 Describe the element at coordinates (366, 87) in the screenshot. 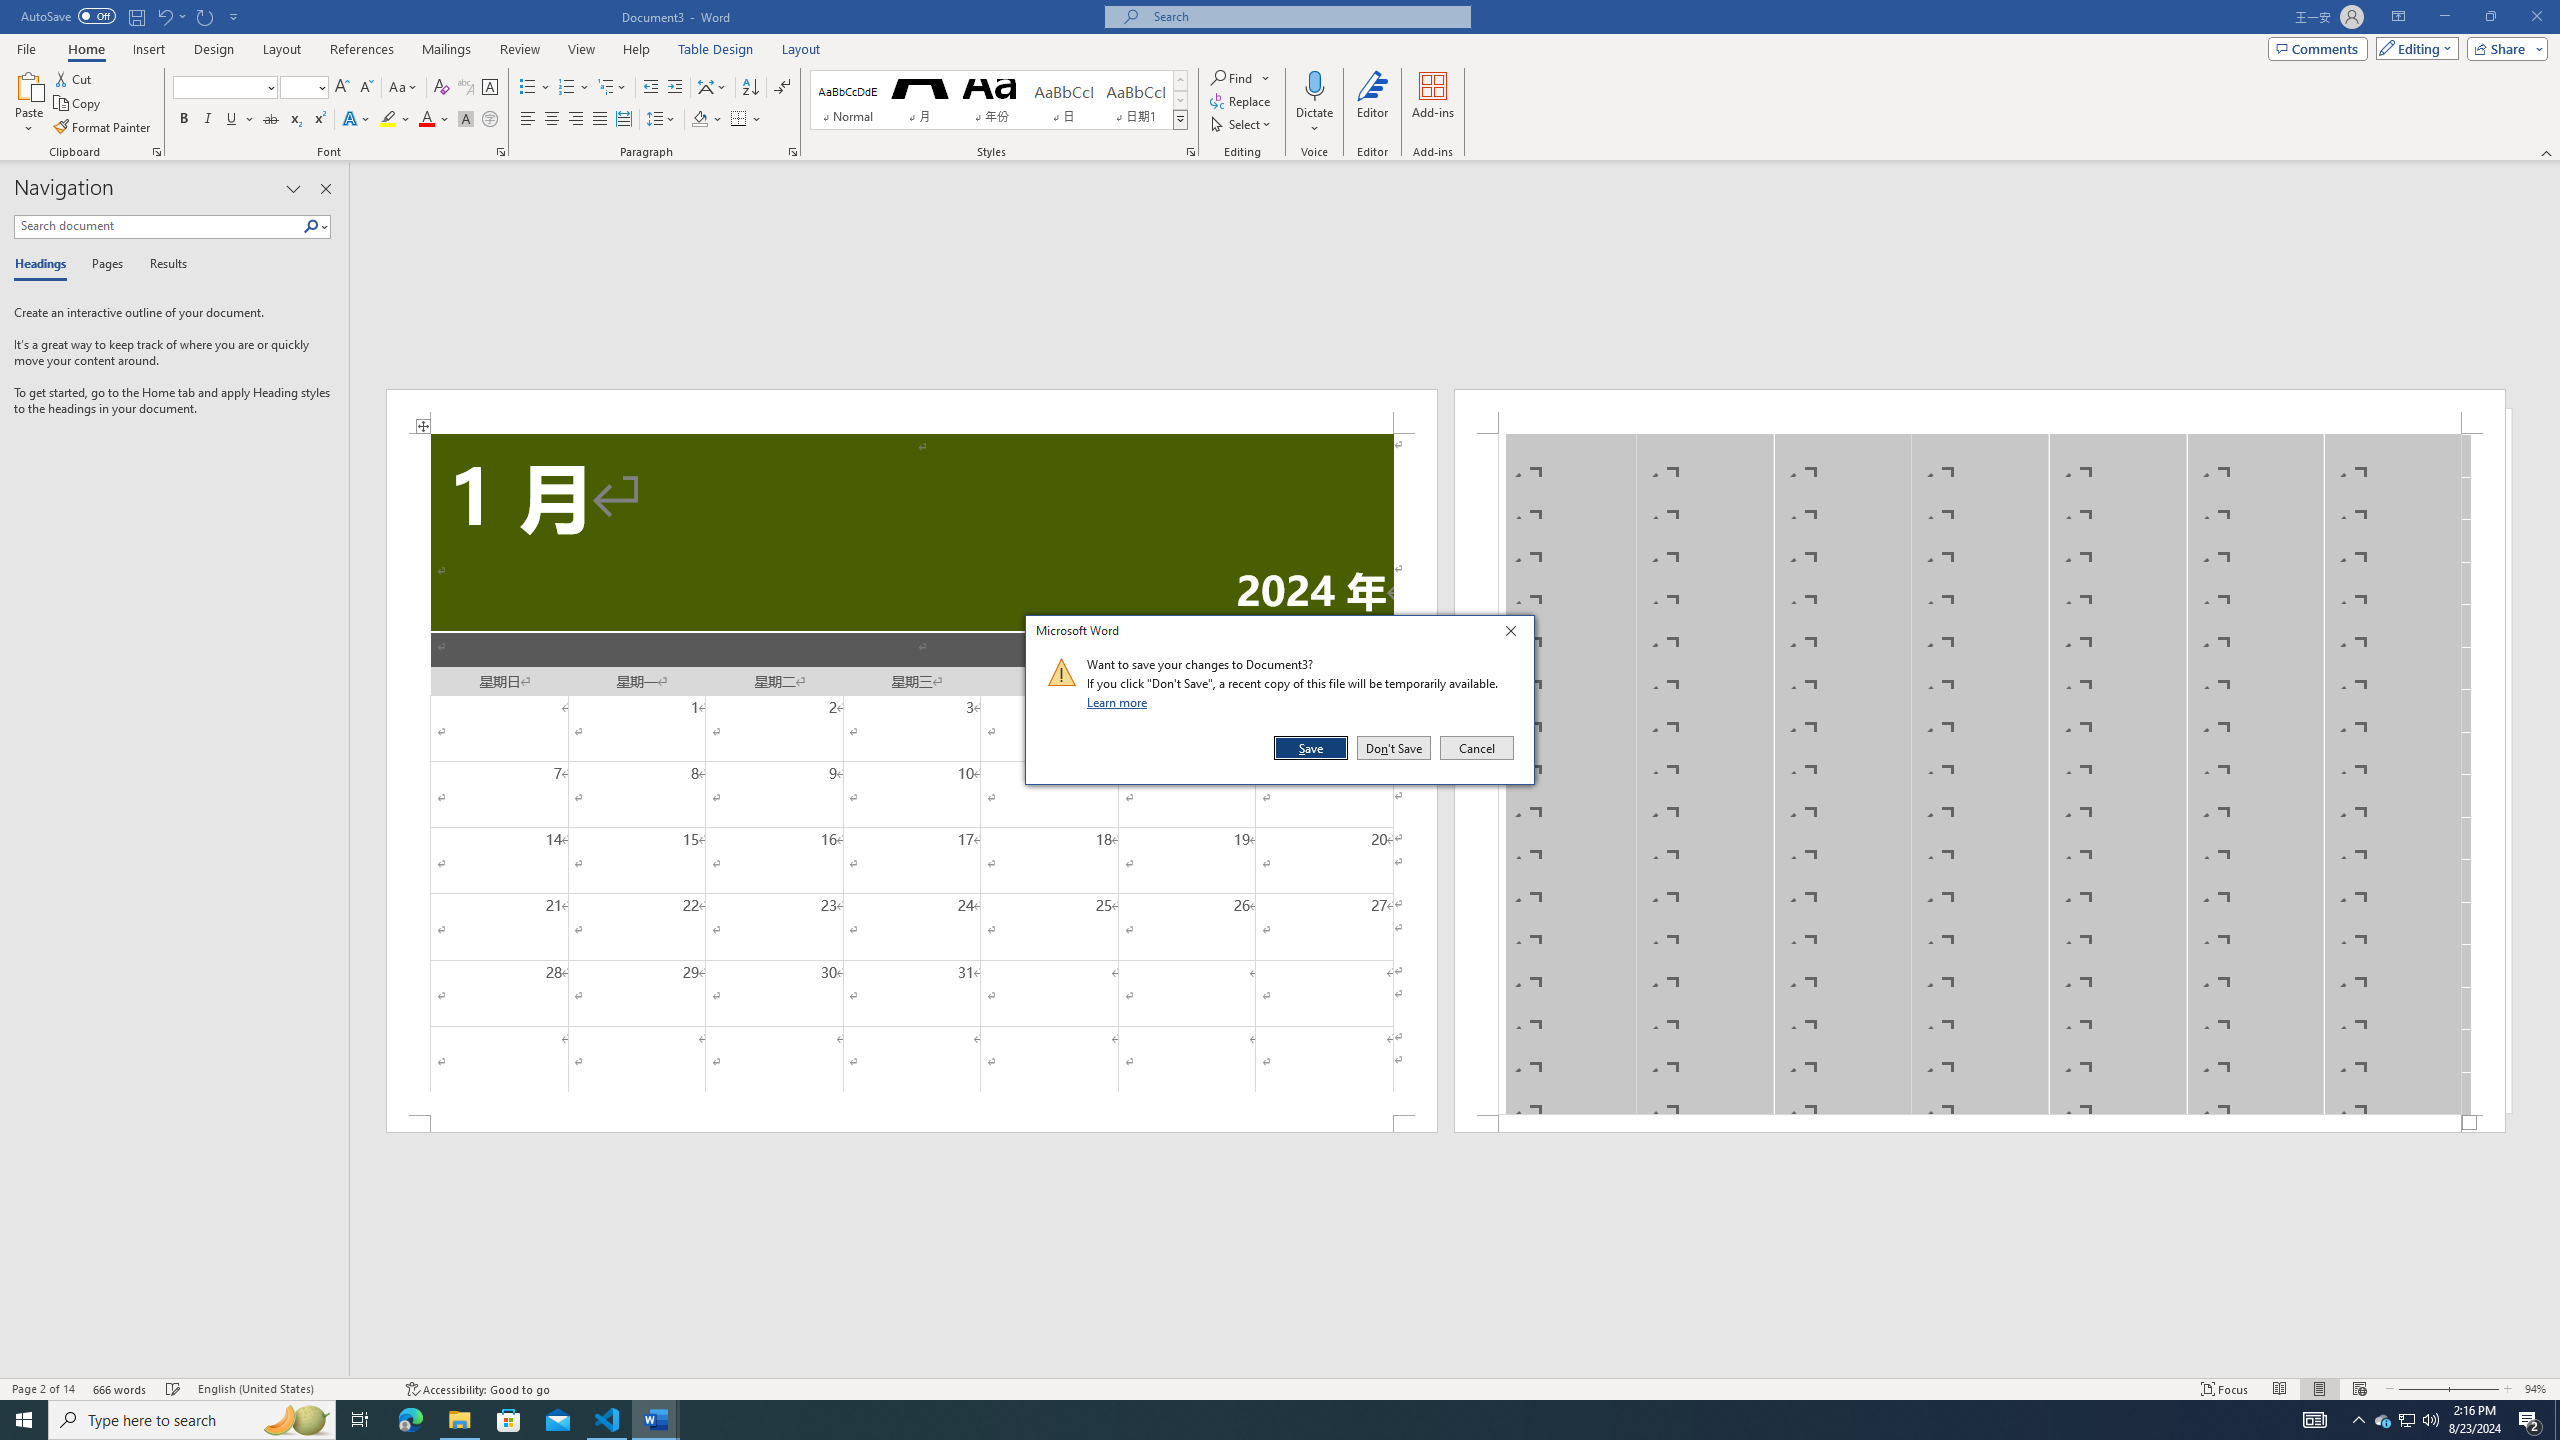

I see `'Shrink Font'` at that location.